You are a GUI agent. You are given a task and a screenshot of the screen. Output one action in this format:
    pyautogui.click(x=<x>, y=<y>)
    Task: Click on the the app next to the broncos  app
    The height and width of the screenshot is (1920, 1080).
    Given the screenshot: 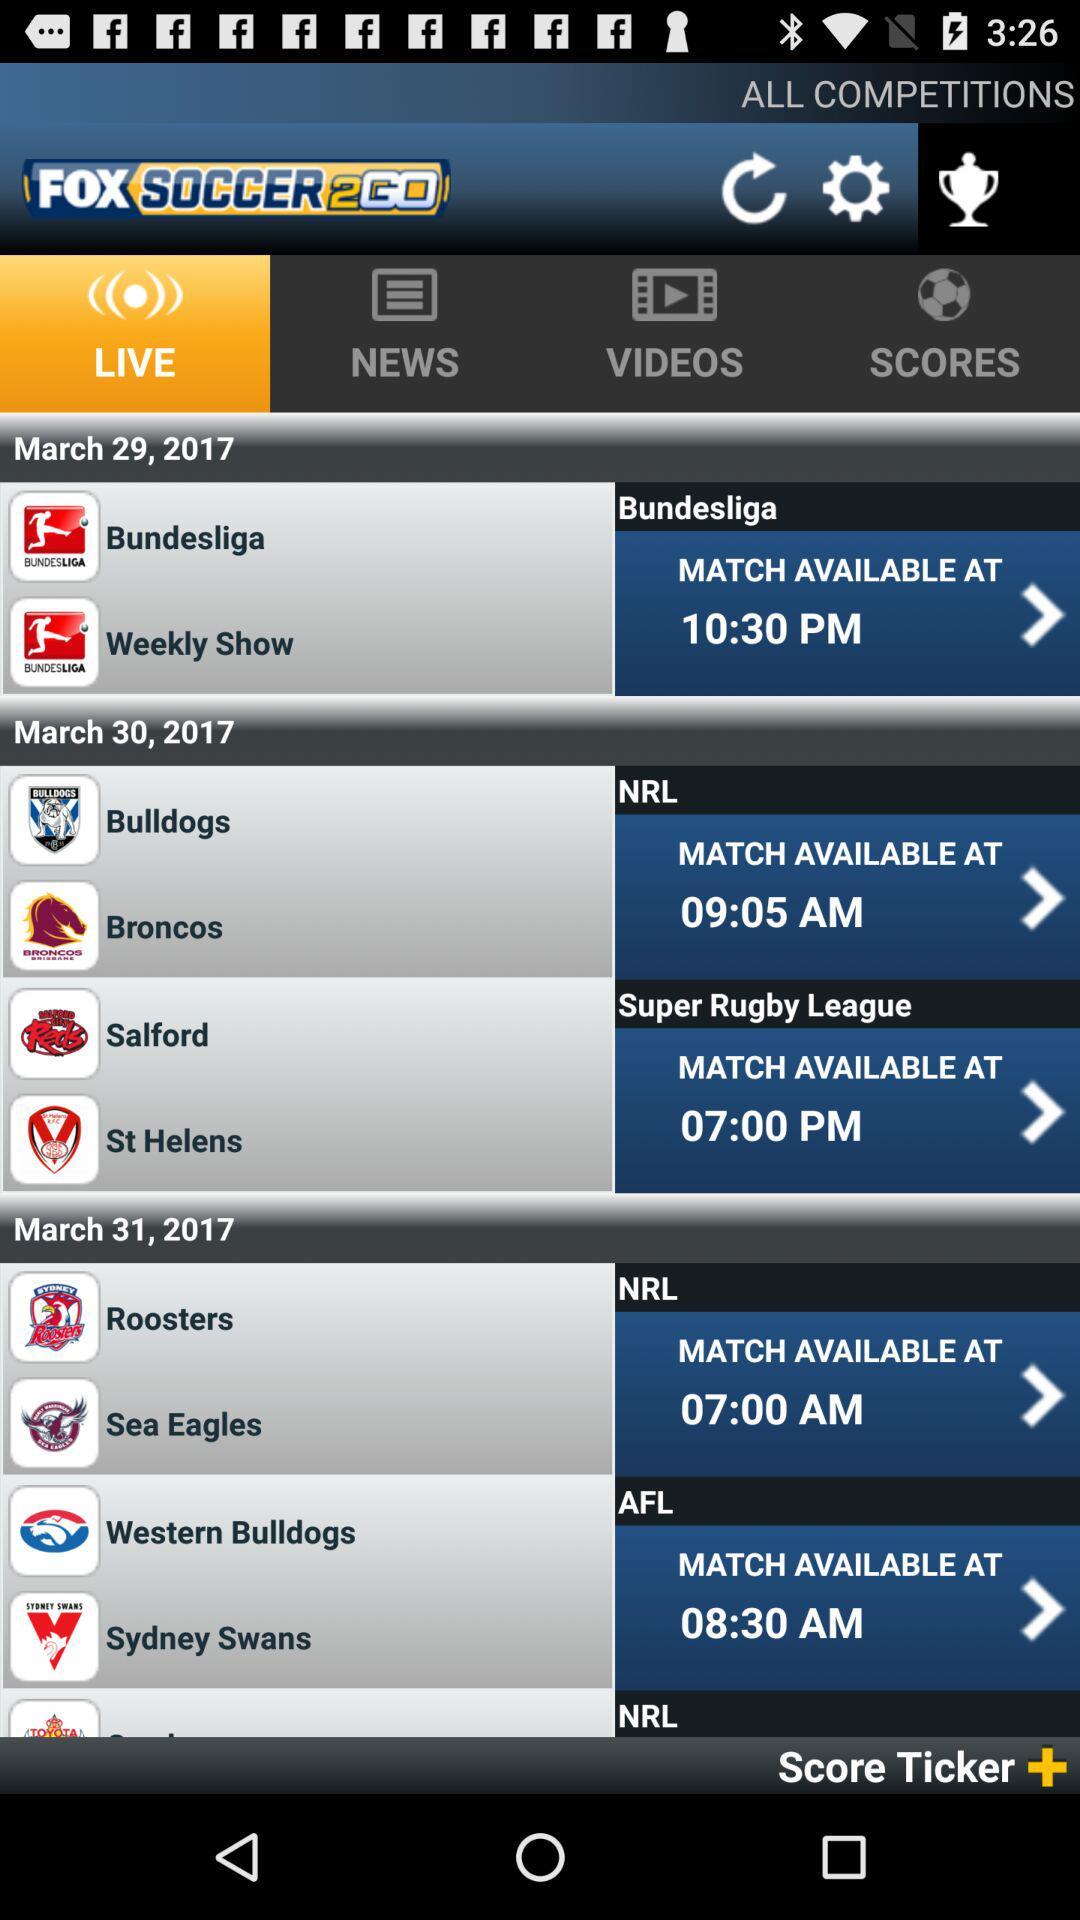 What is the action you would take?
    pyautogui.click(x=771, y=909)
    